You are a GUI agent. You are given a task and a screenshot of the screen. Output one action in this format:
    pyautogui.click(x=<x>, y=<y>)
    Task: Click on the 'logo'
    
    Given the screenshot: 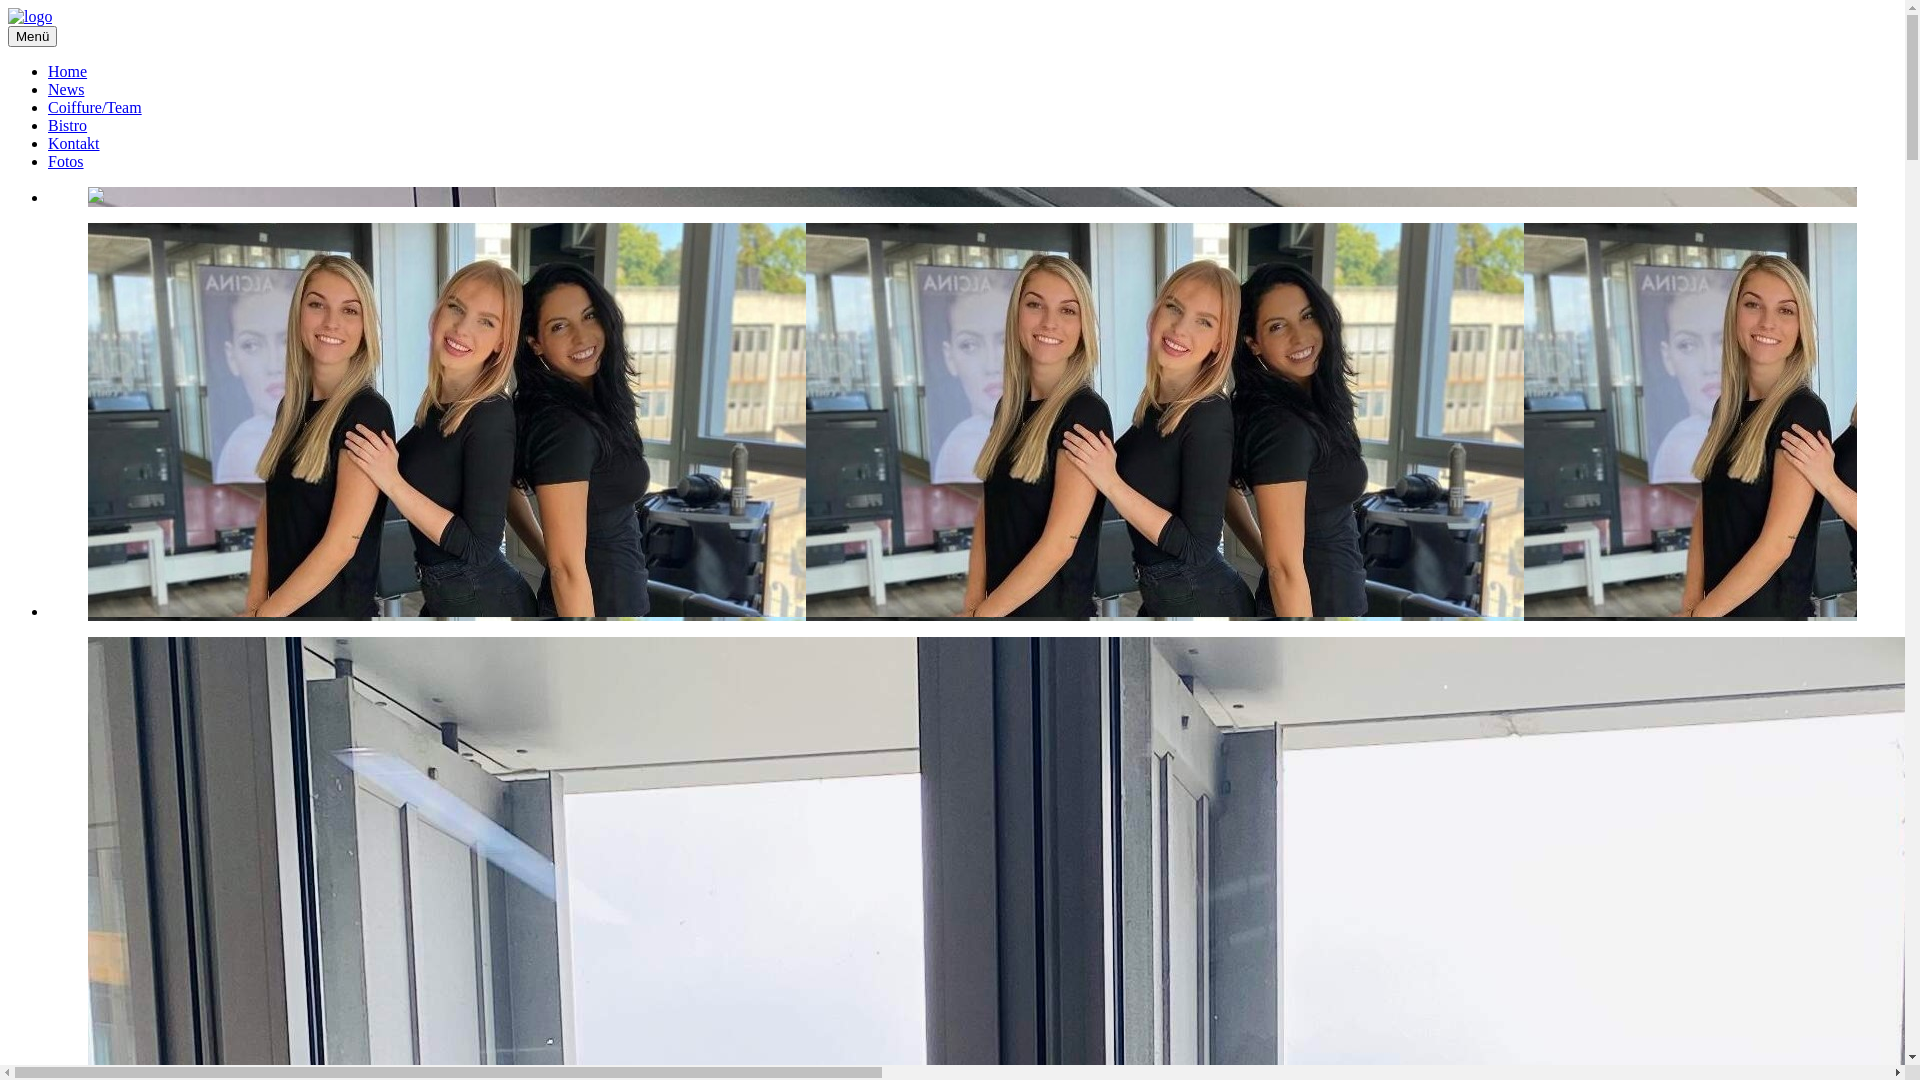 What is the action you would take?
    pyautogui.click(x=29, y=16)
    